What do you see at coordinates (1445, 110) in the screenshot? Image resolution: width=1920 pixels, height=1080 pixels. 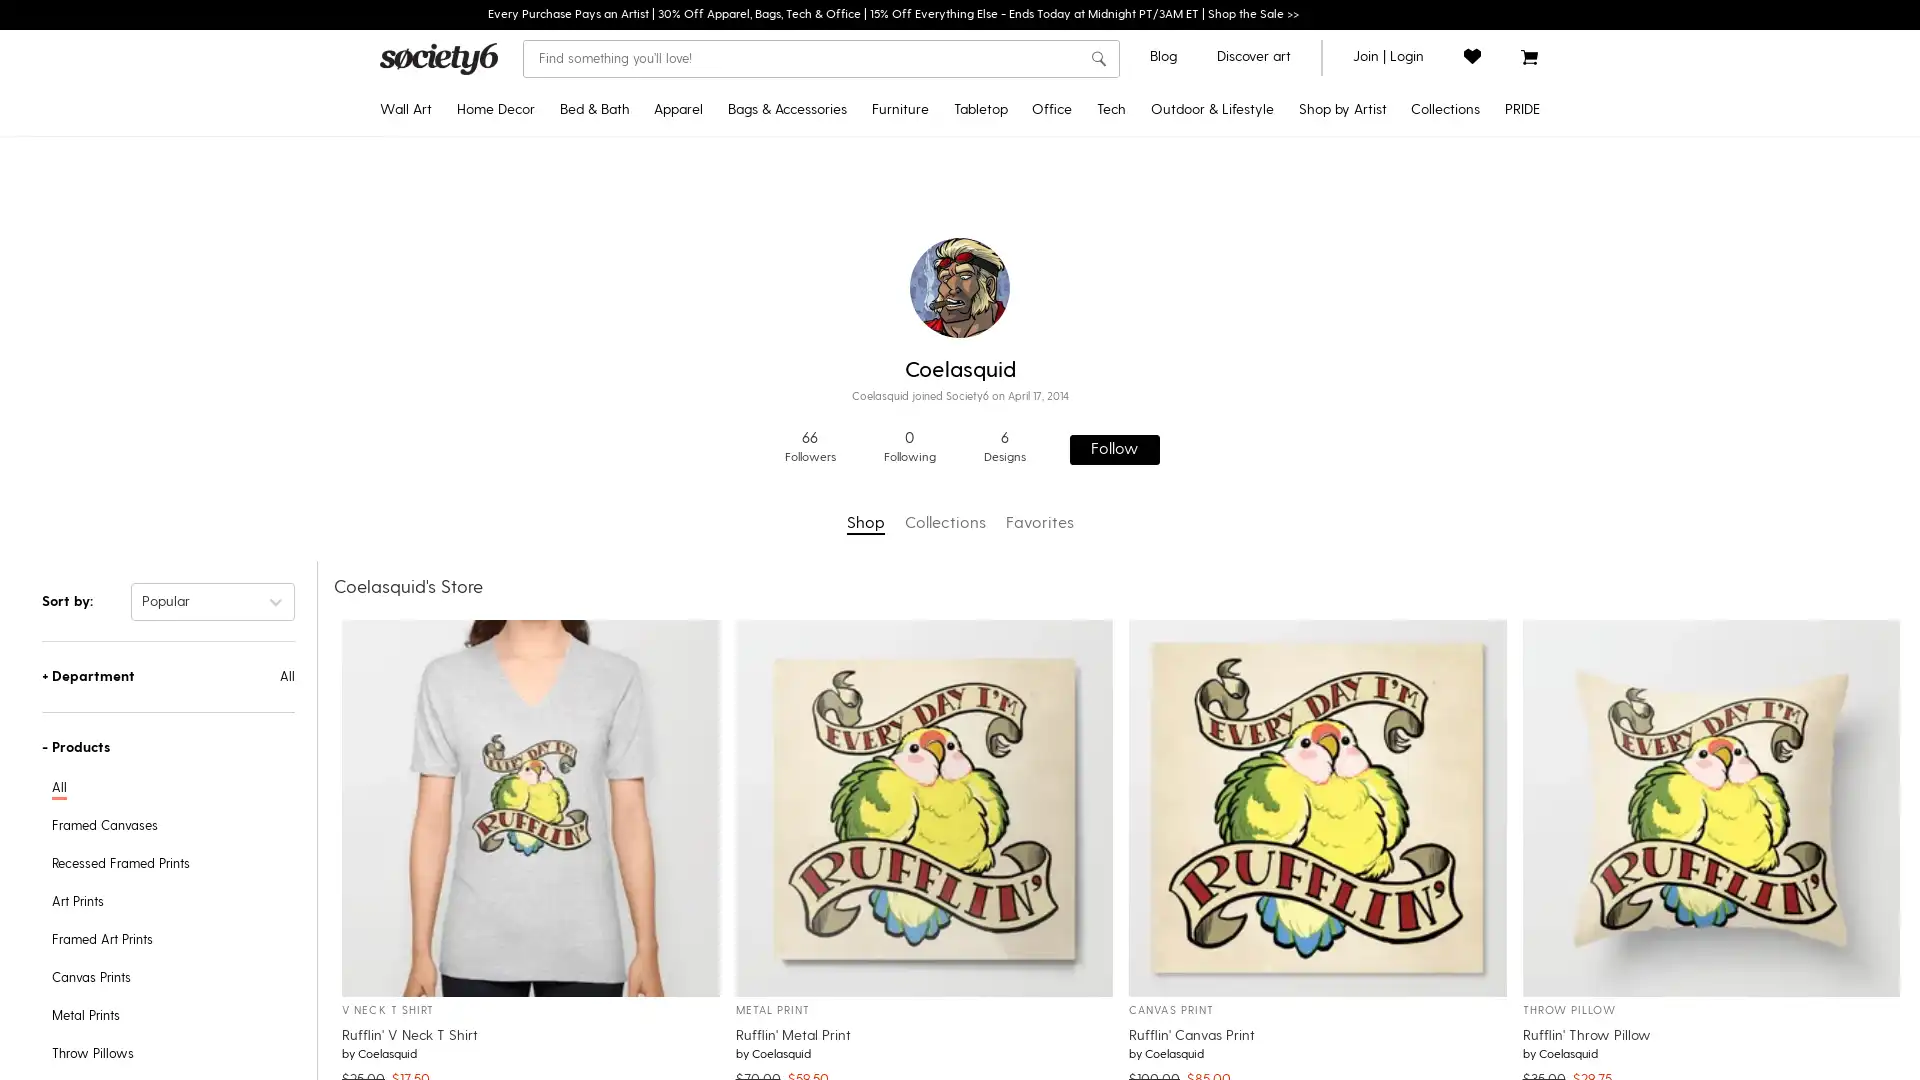 I see `Collections` at bounding box center [1445, 110].